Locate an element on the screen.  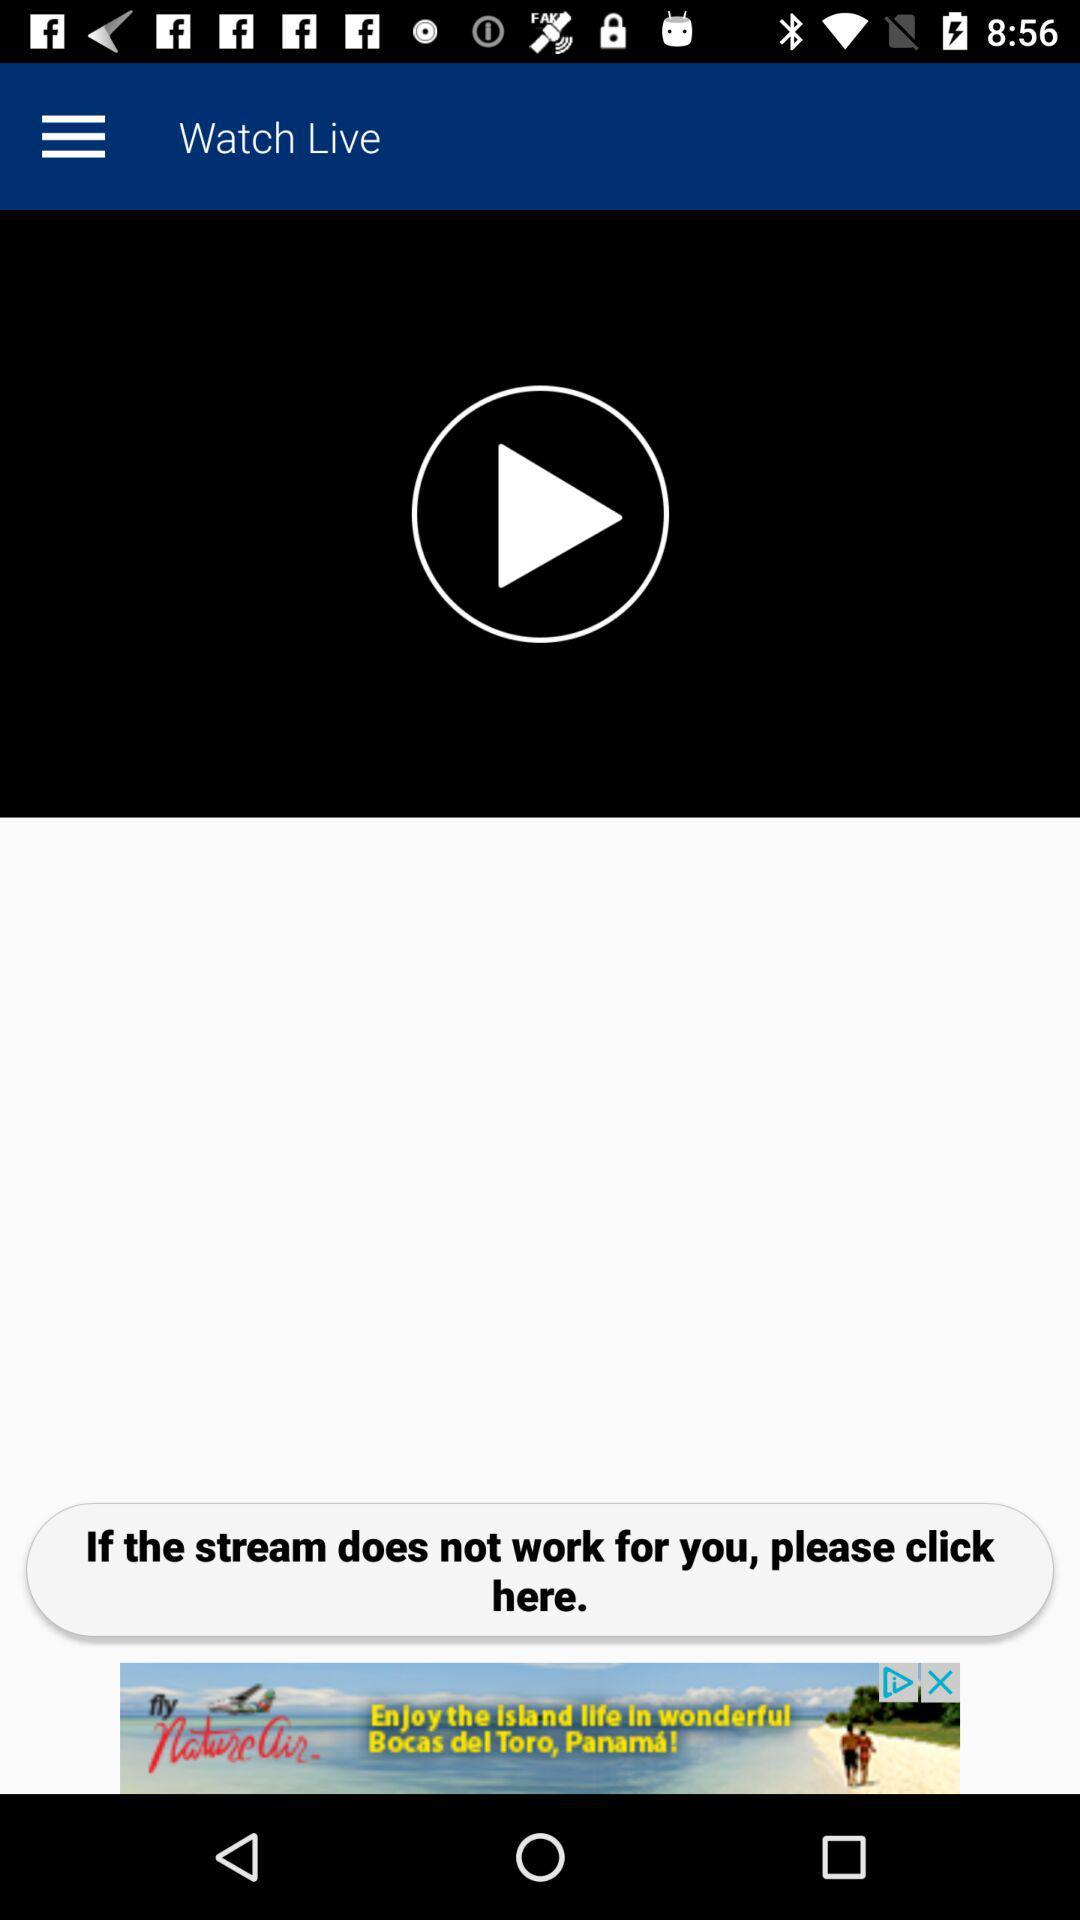
product add is located at coordinates (540, 1727).